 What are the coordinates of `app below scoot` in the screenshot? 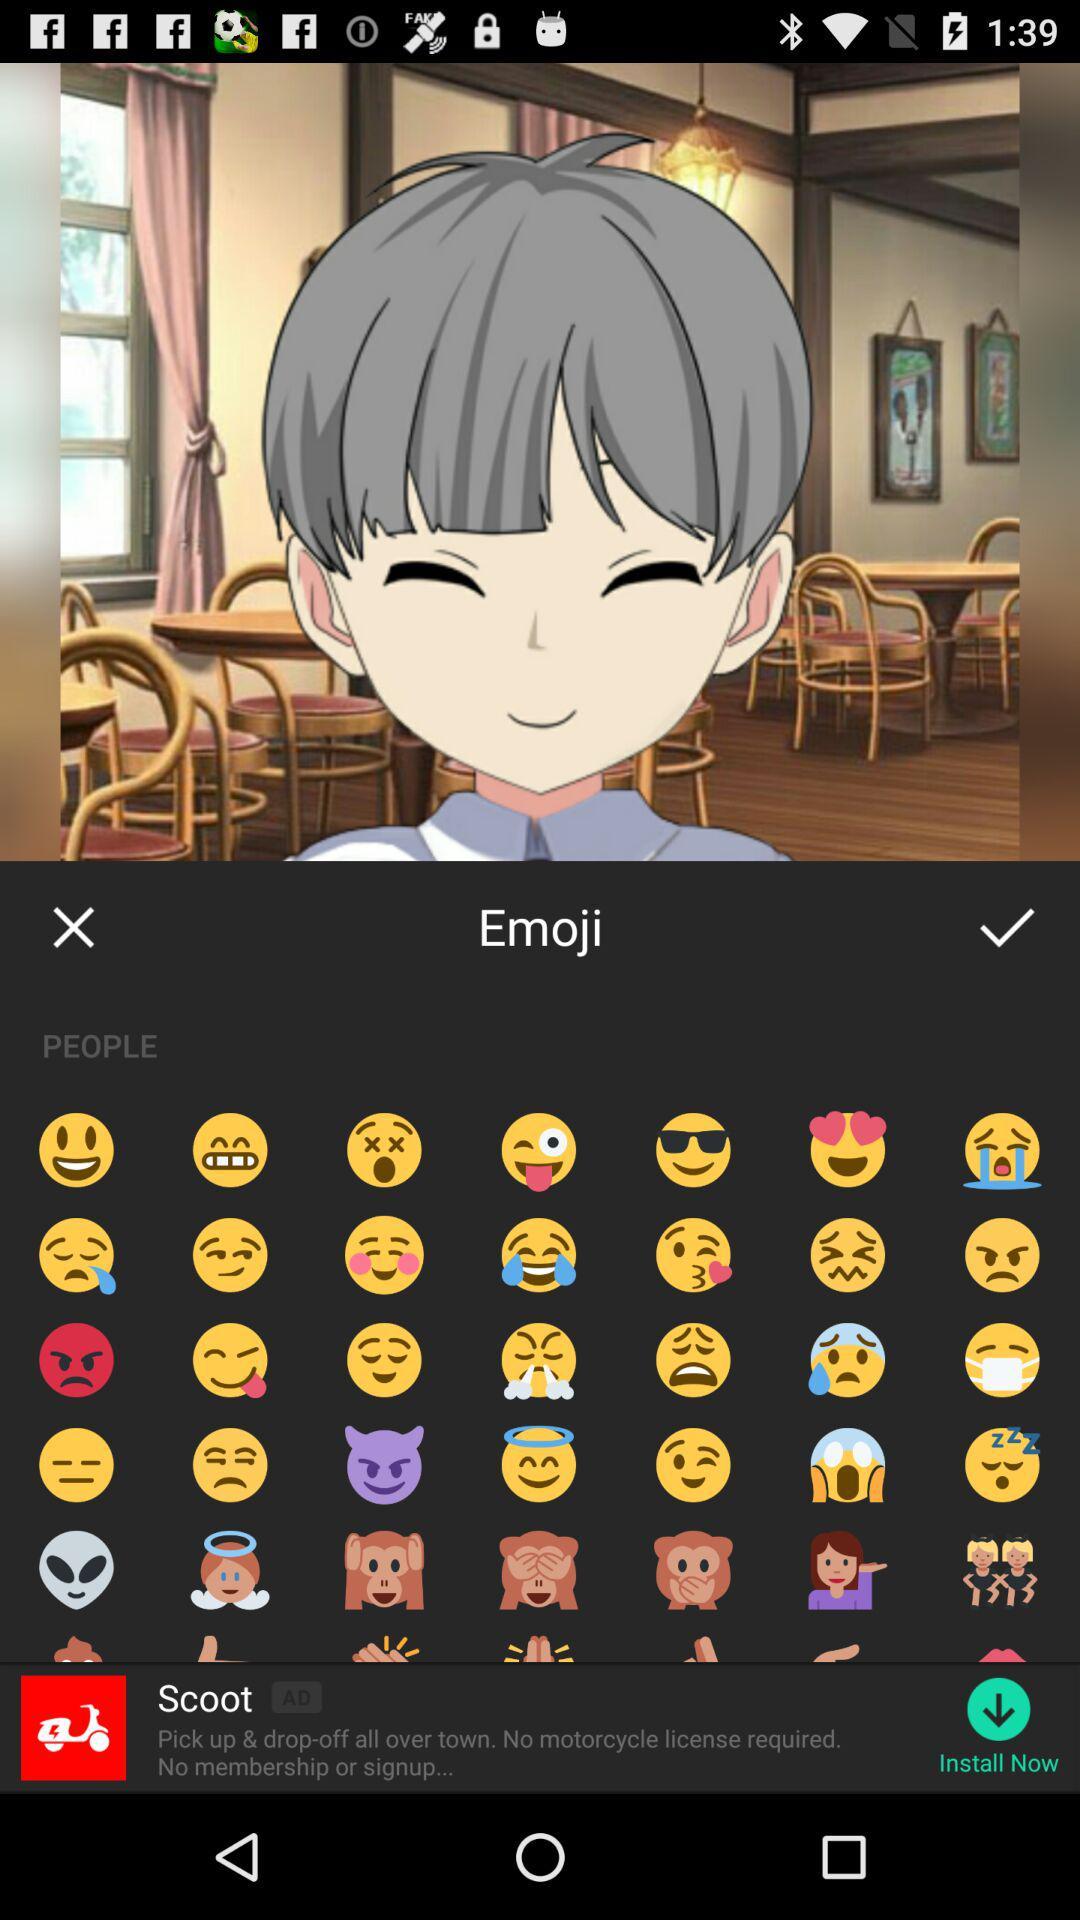 It's located at (505, 1751).